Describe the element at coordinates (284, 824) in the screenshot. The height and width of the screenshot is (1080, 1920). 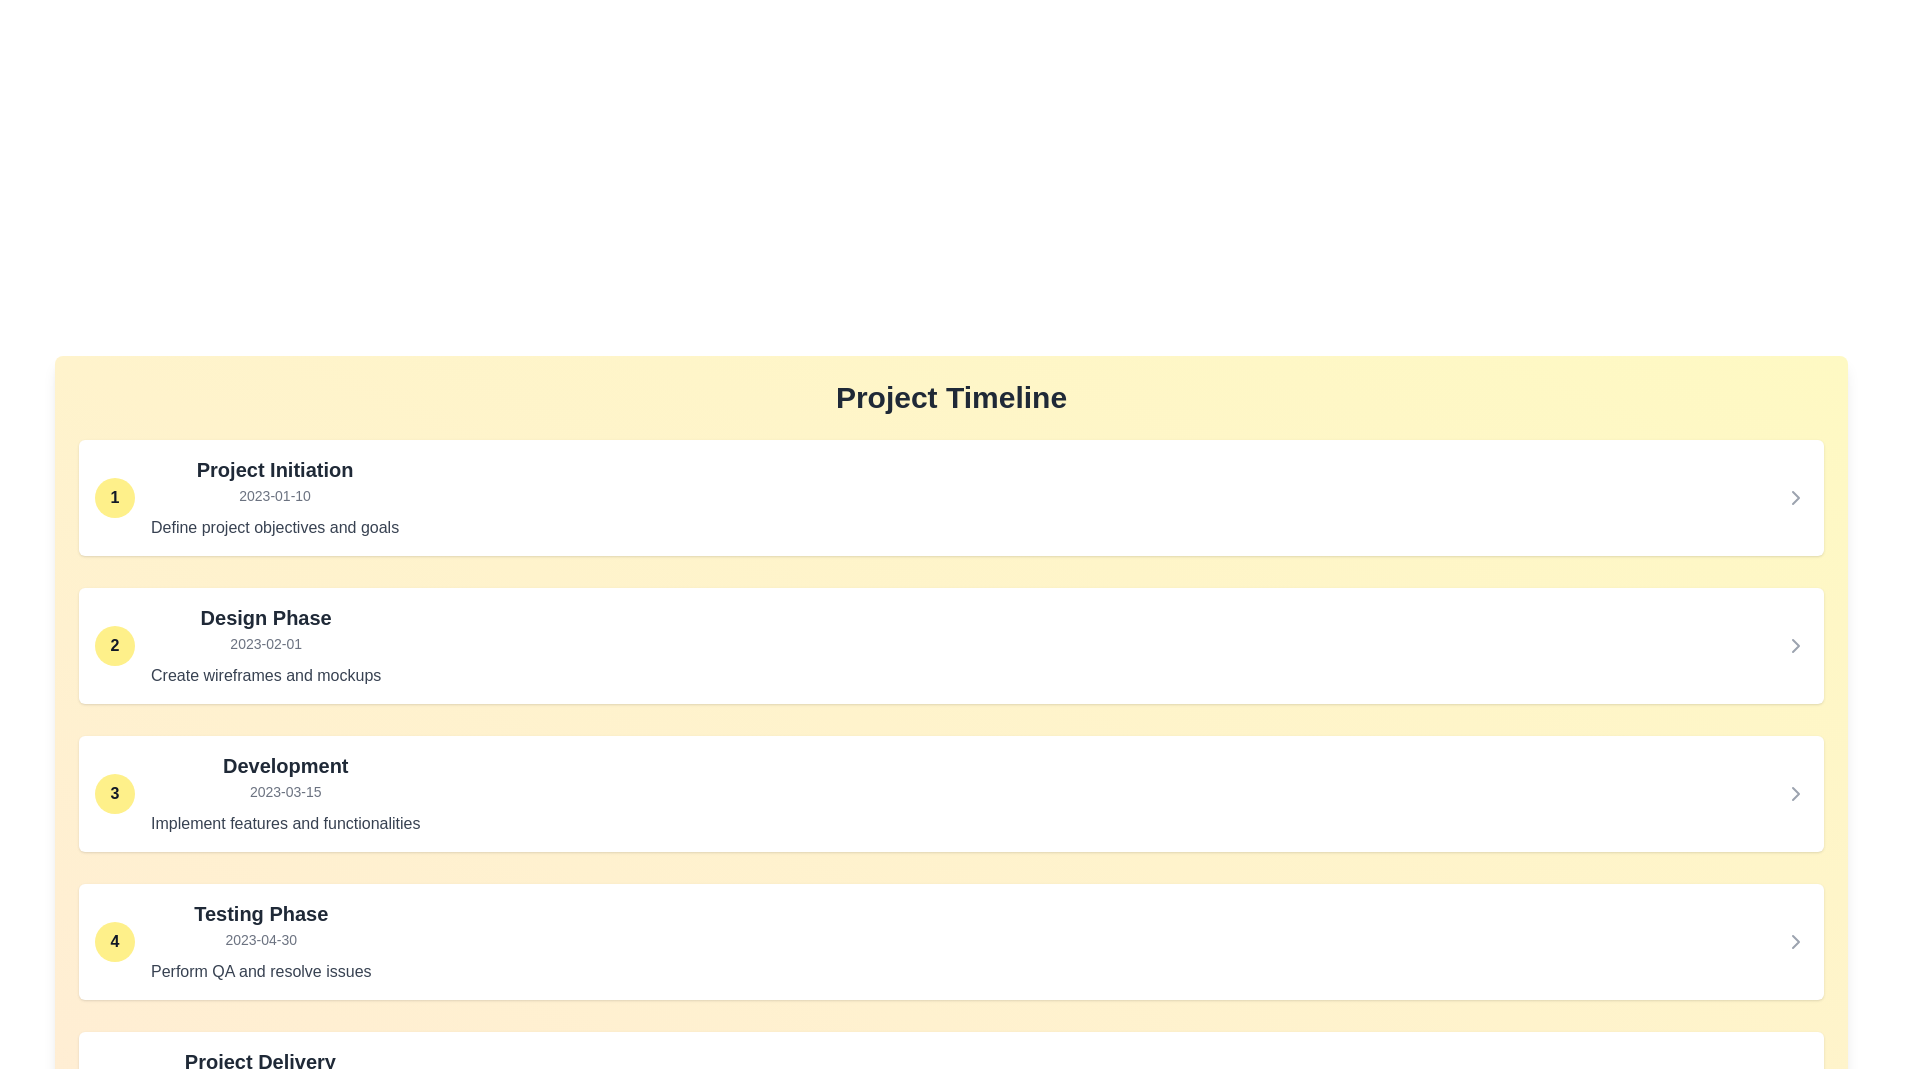
I see `the descriptive Text Label located in the 'Development' section of the project timeline, which provides information about key activities or tasks associated with this phase` at that location.